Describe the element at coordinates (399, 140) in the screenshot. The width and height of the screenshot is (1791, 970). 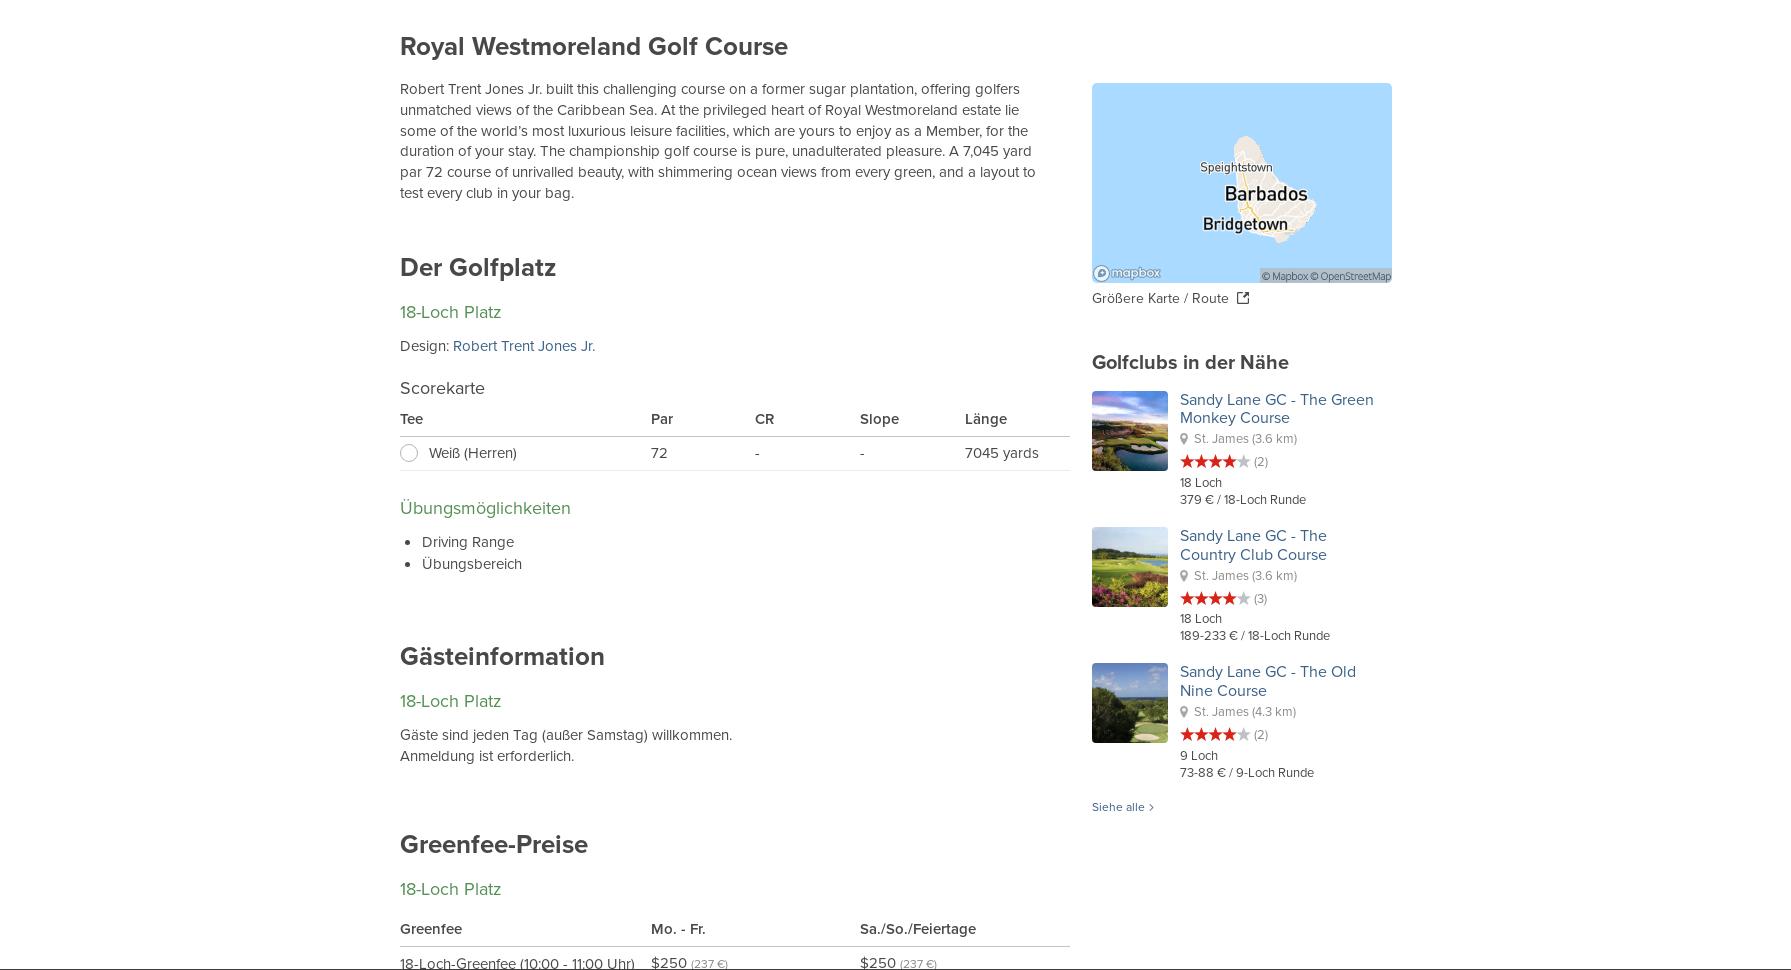
I see `'Robert Trent Jones Jr. built this challenging course on a former sugar plantation, offering golfers unmatched views of the Caribbean Sea. At the privileged heart of Royal Westmoreland estate lie some of the world’s most luxurious leisure facilities, which are yours to enjoy as a Member, for the duration of your stay. The championship golf course is pure, unadulterated pleasure. A 7,045 yard par 72 course of unrivalled beauty, with shimmering ocean views from every green, and a layout to test every club in your bag.'` at that location.